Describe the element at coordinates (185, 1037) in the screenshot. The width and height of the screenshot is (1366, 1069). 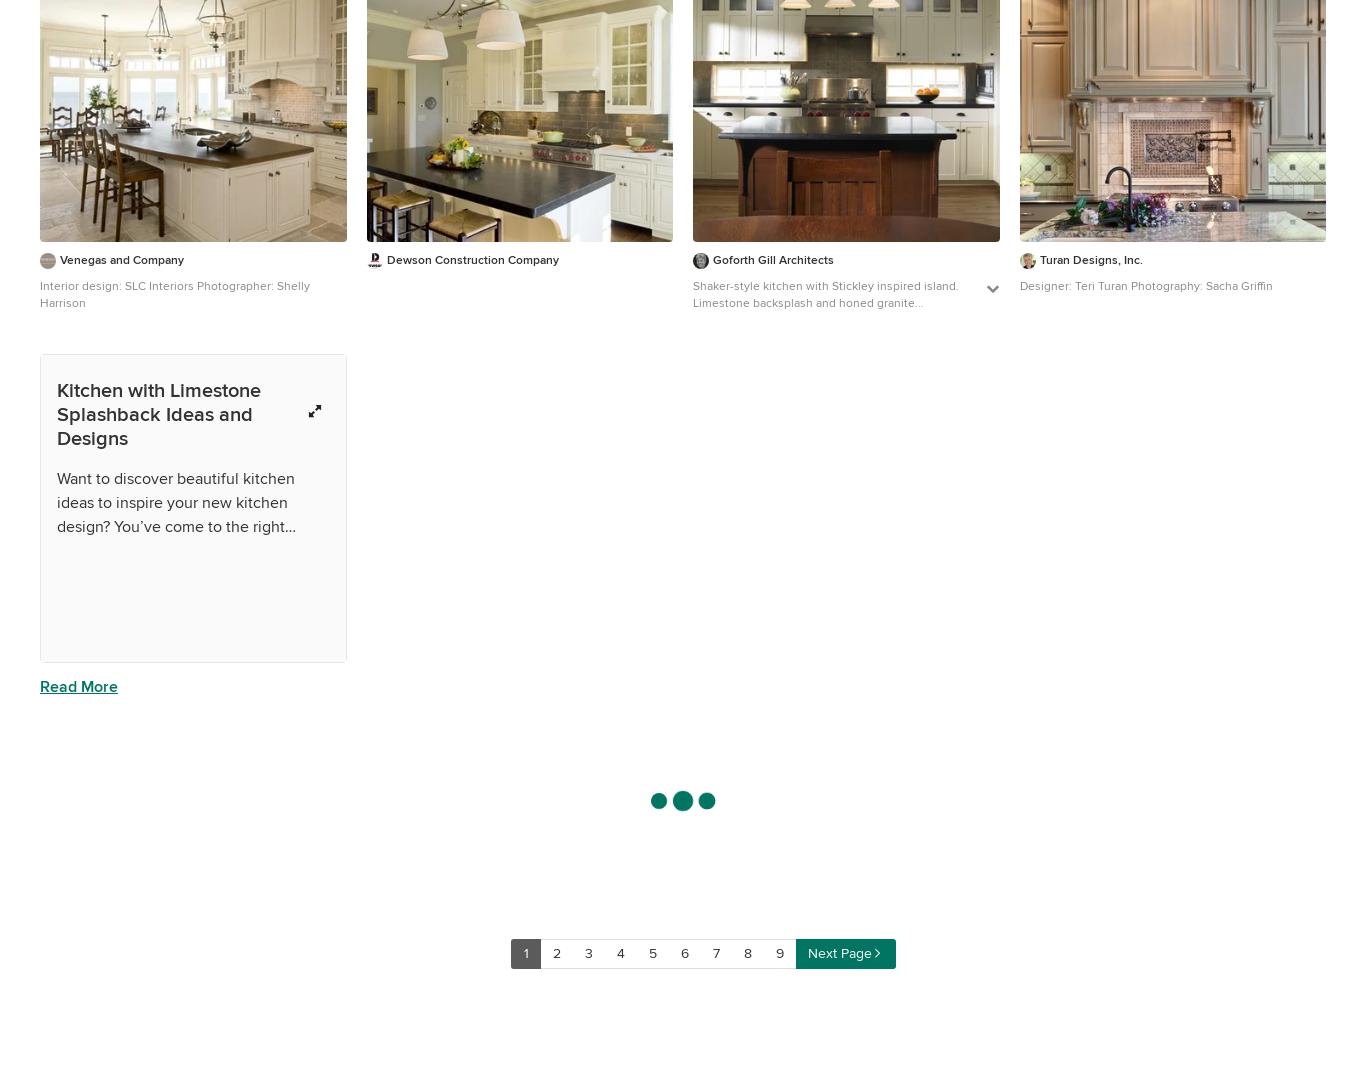
I see `'kitchen designer or fitter'` at that location.